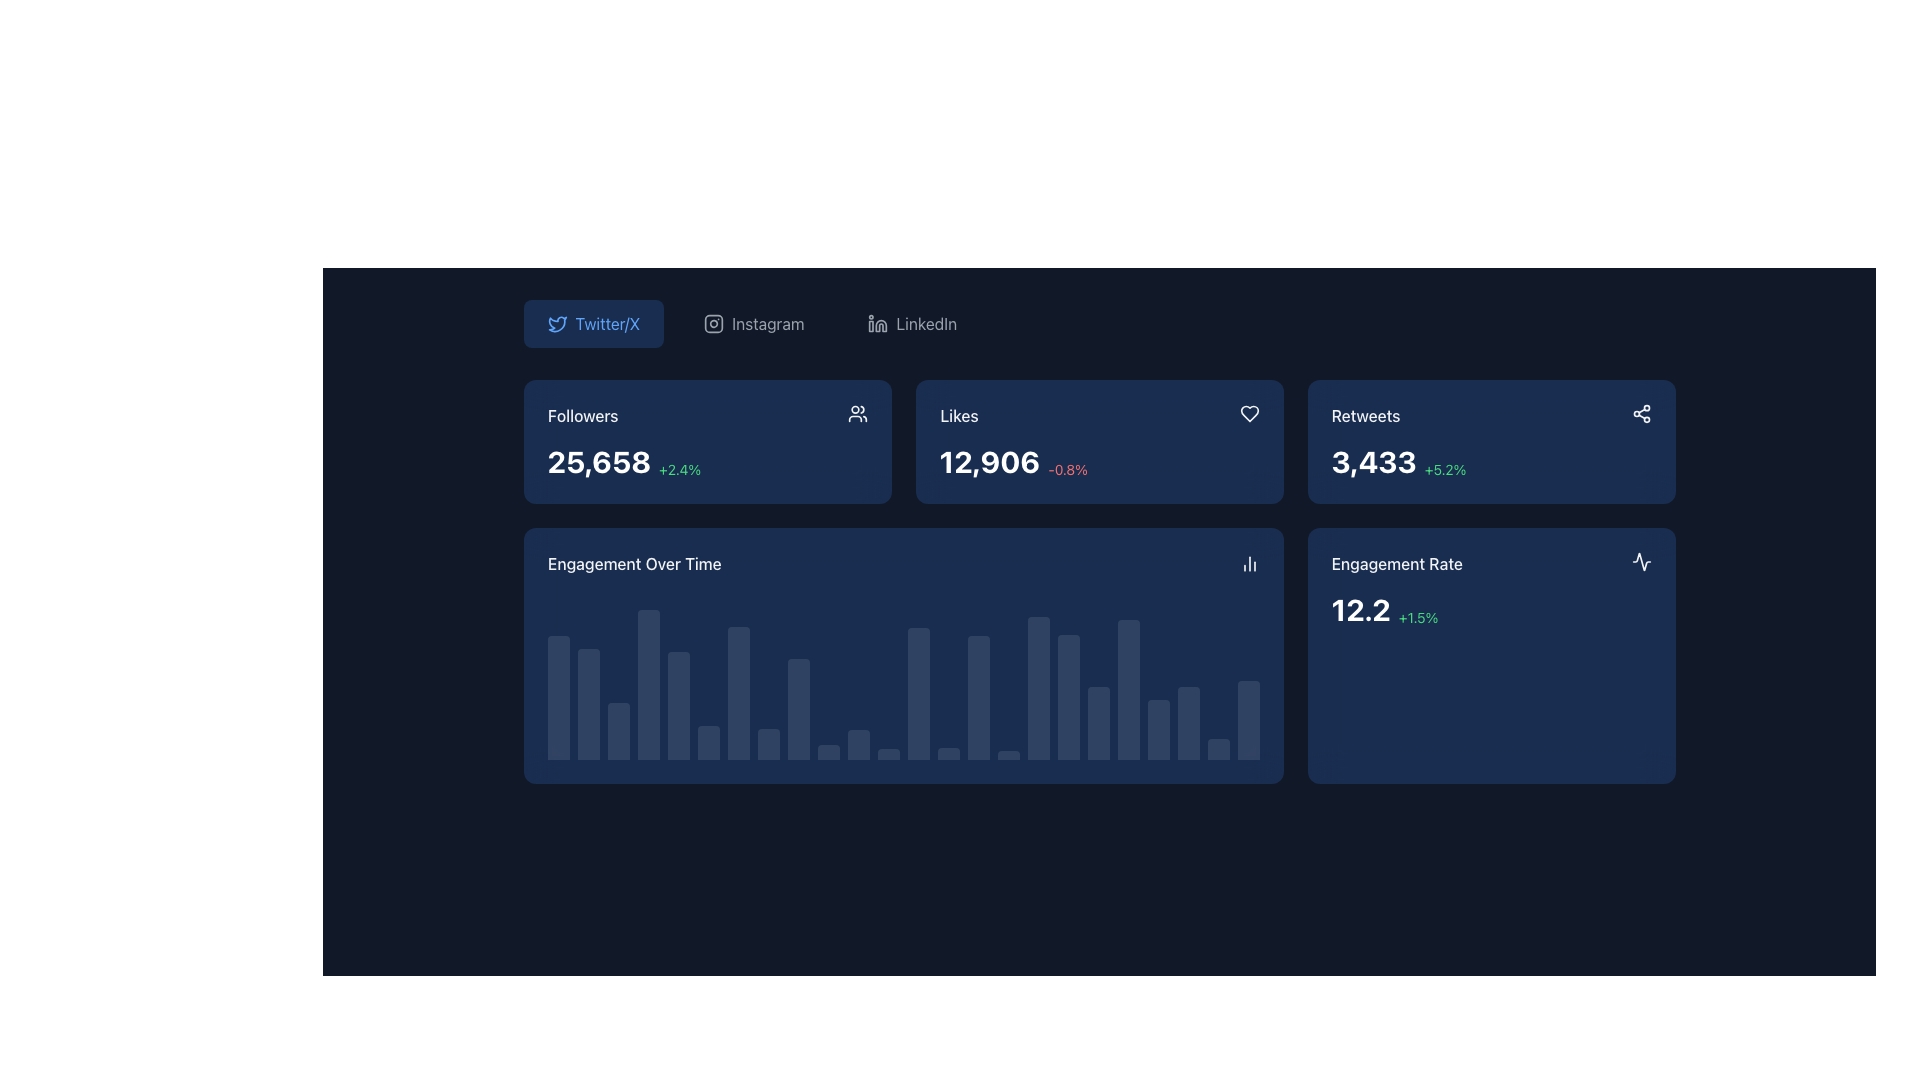 This screenshot has width=1920, height=1080. What do you see at coordinates (737, 692) in the screenshot?
I see `the 7th vertical bar in the 'Engagement Over Time' bar chart, which is filled with a semi-transparent white color against a dark blue background` at bounding box center [737, 692].